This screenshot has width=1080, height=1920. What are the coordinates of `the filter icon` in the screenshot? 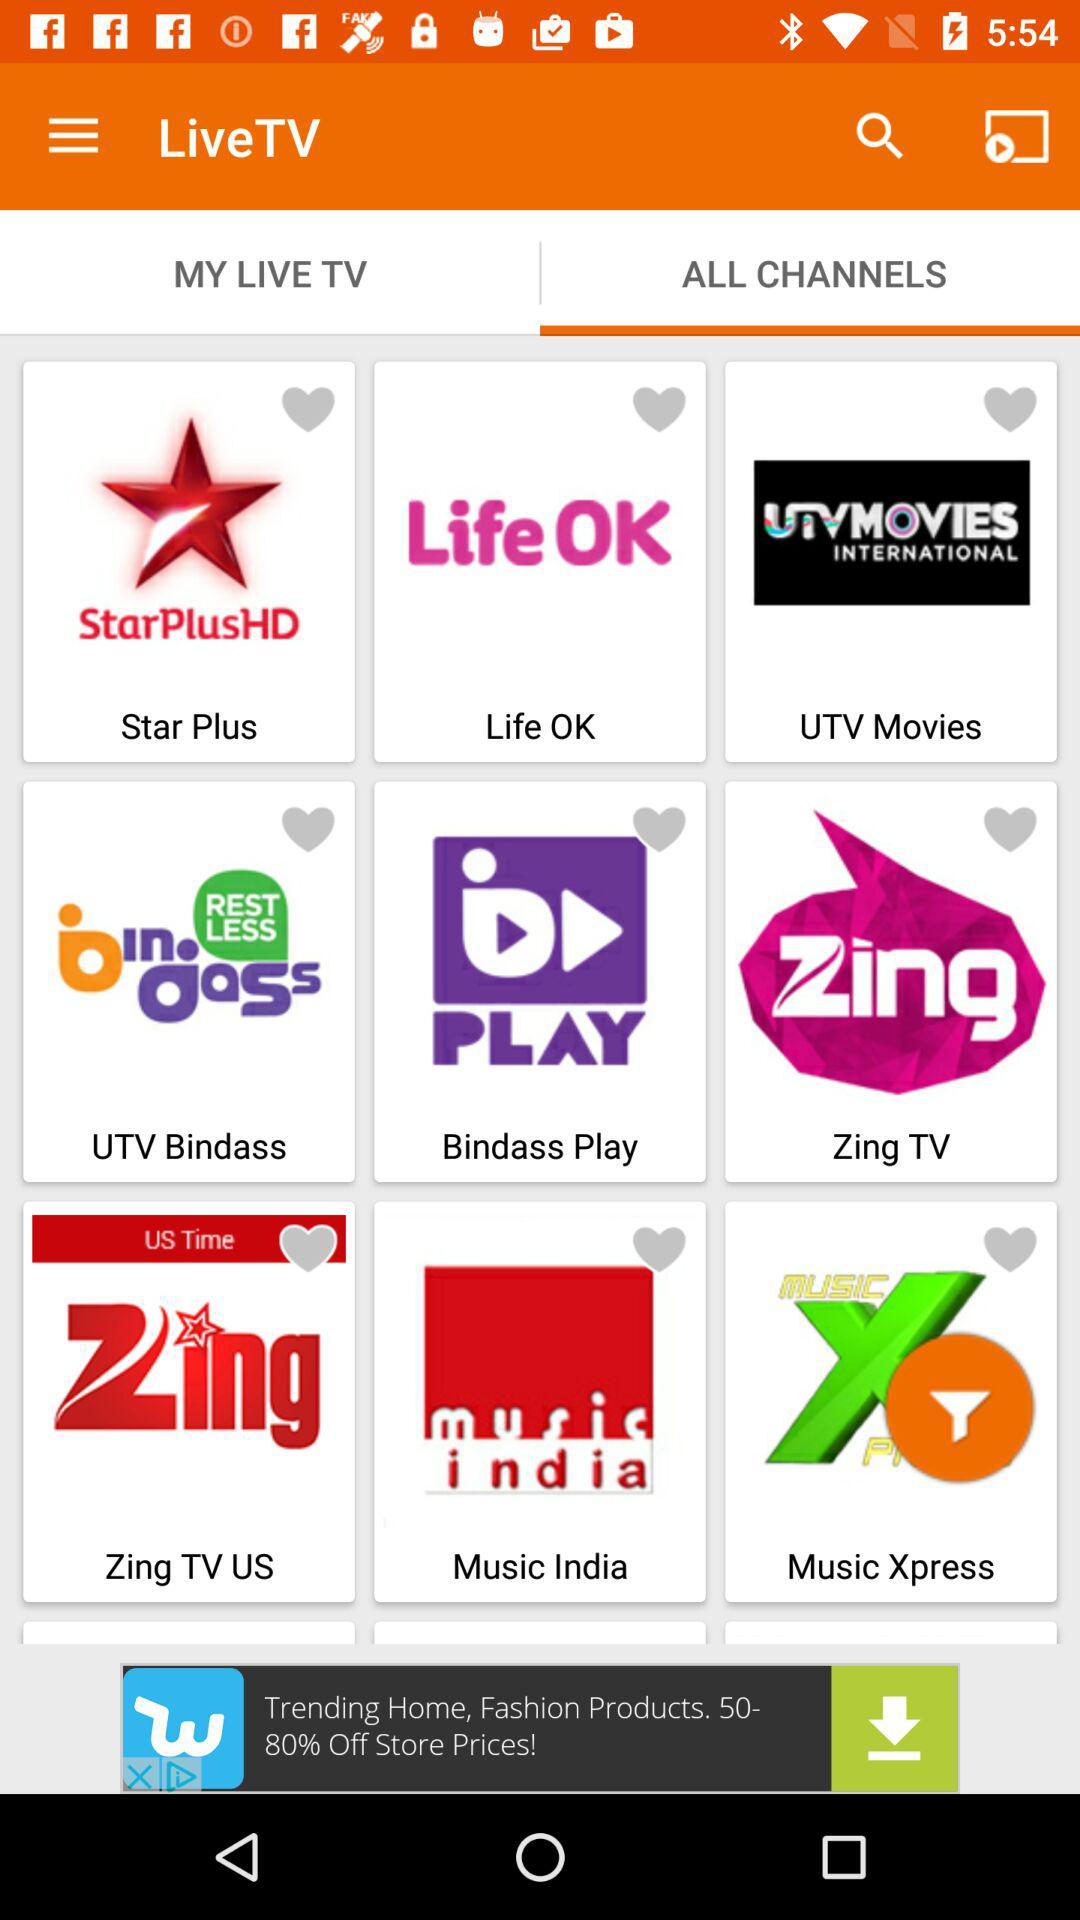 It's located at (958, 1406).